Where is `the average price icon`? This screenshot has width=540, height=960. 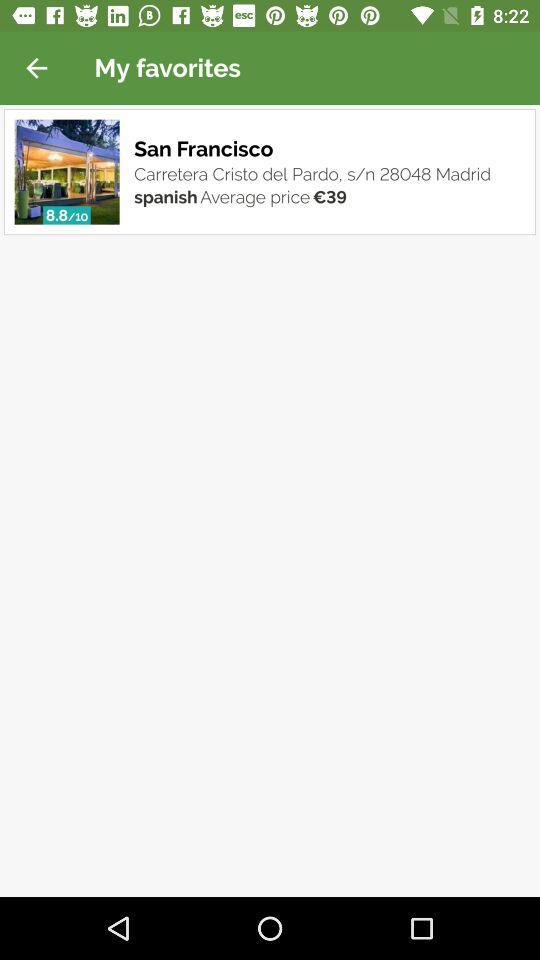
the average price icon is located at coordinates (255, 197).